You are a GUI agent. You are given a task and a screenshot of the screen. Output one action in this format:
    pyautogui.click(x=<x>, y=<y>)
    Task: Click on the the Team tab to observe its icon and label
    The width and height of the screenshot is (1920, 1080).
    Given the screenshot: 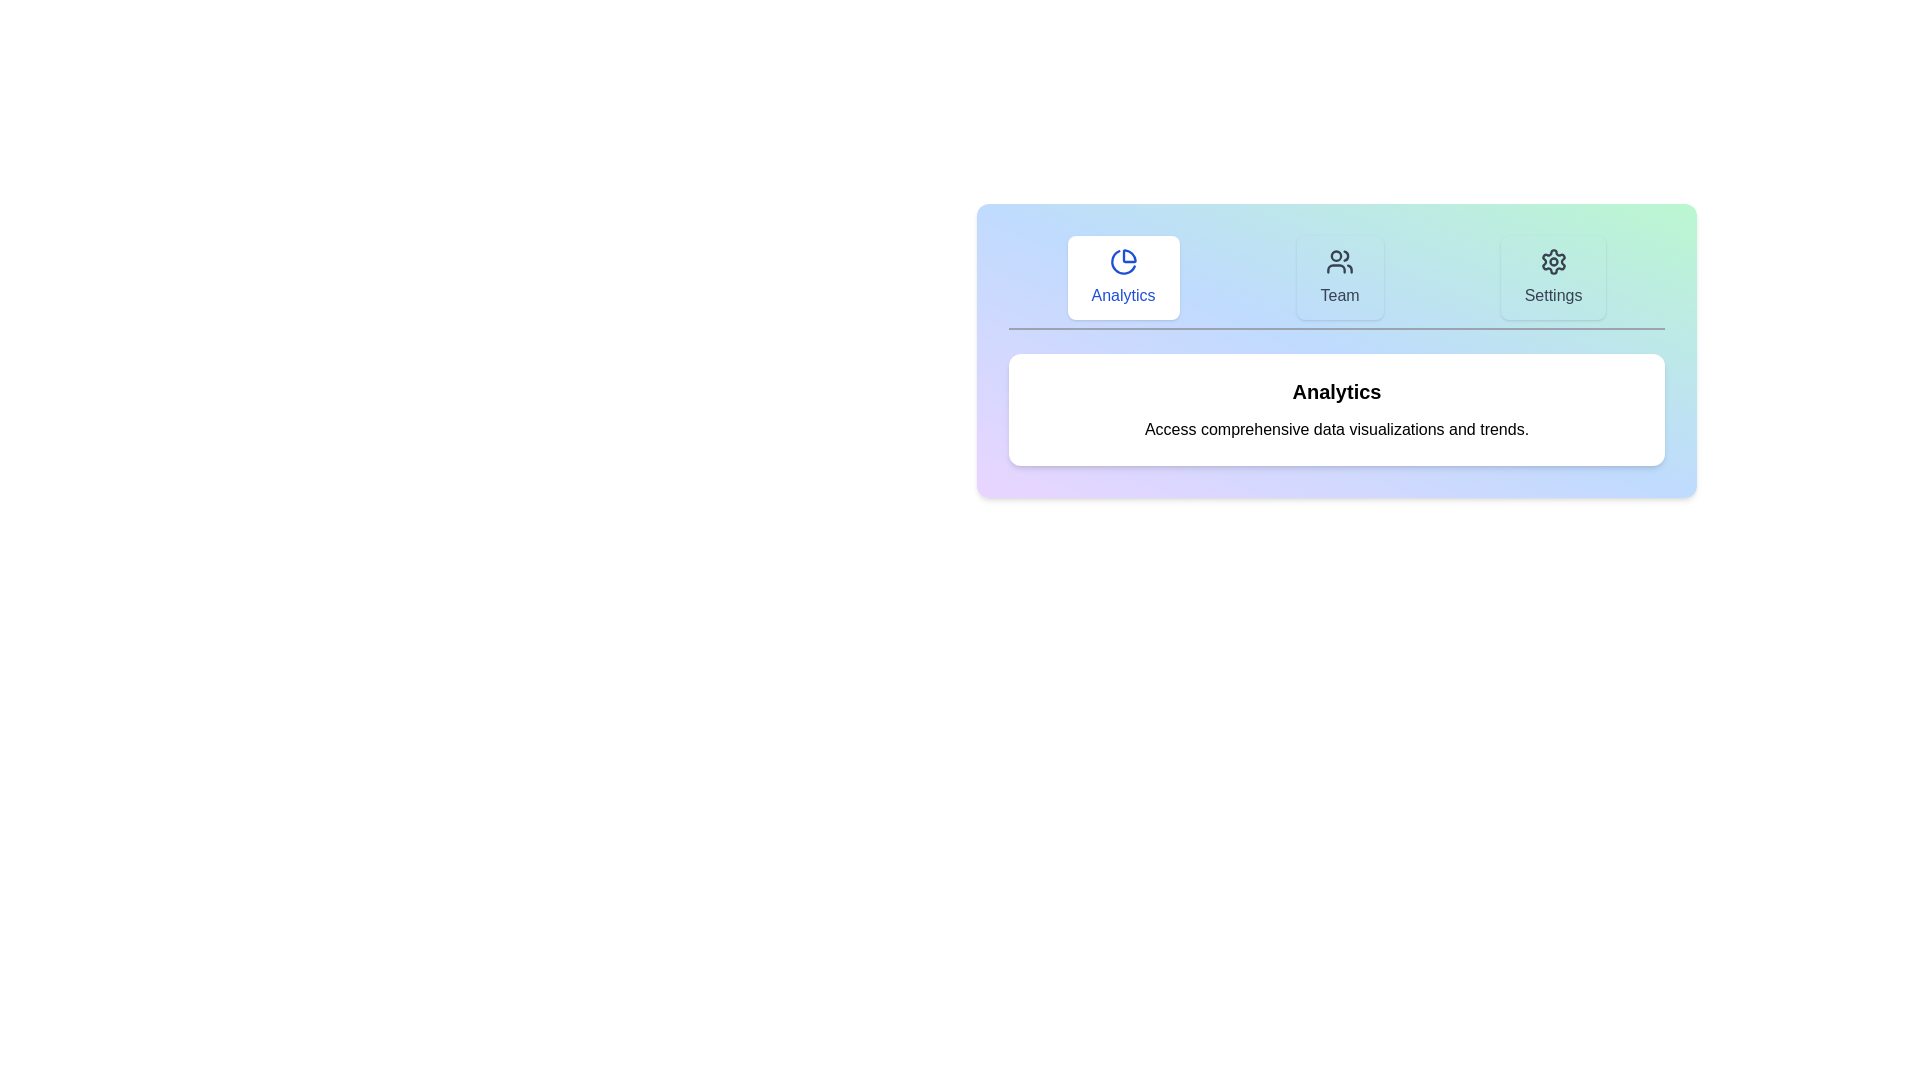 What is the action you would take?
    pyautogui.click(x=1340, y=277)
    